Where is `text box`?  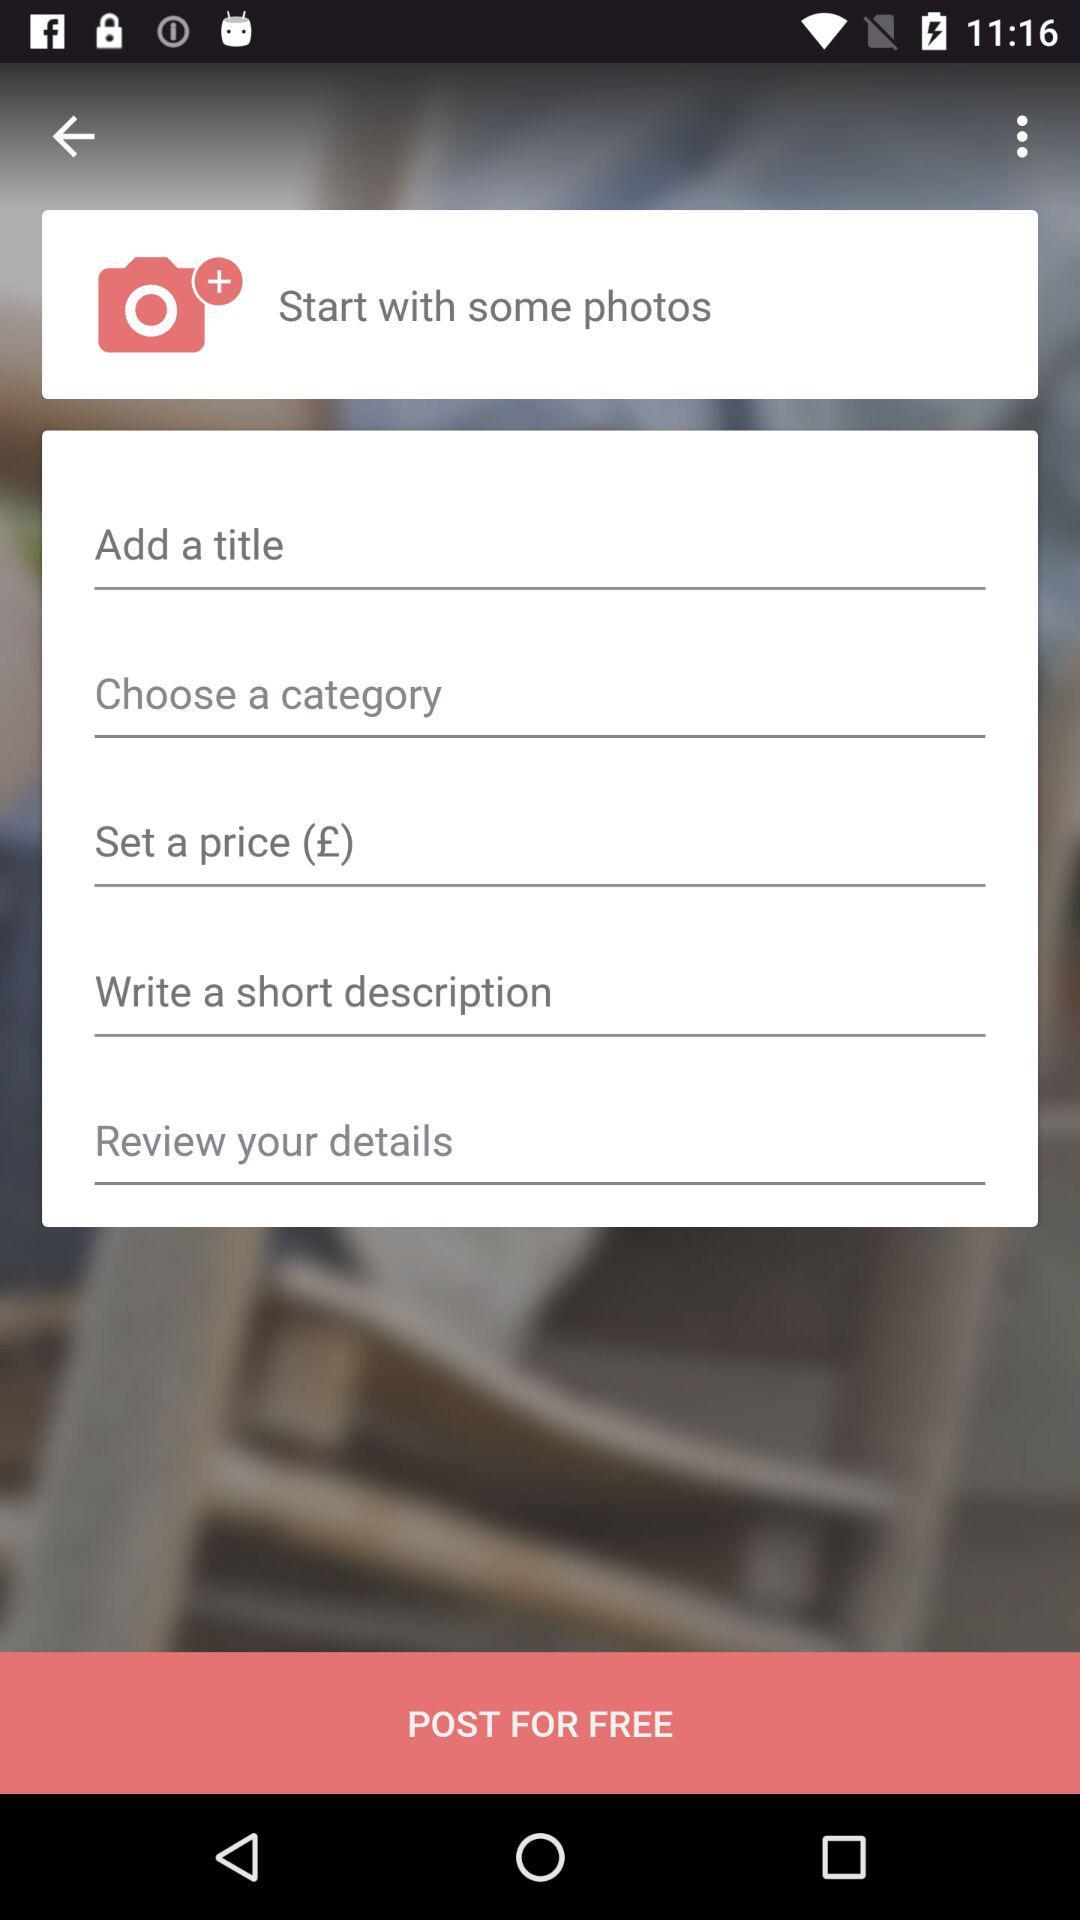 text box is located at coordinates (540, 993).